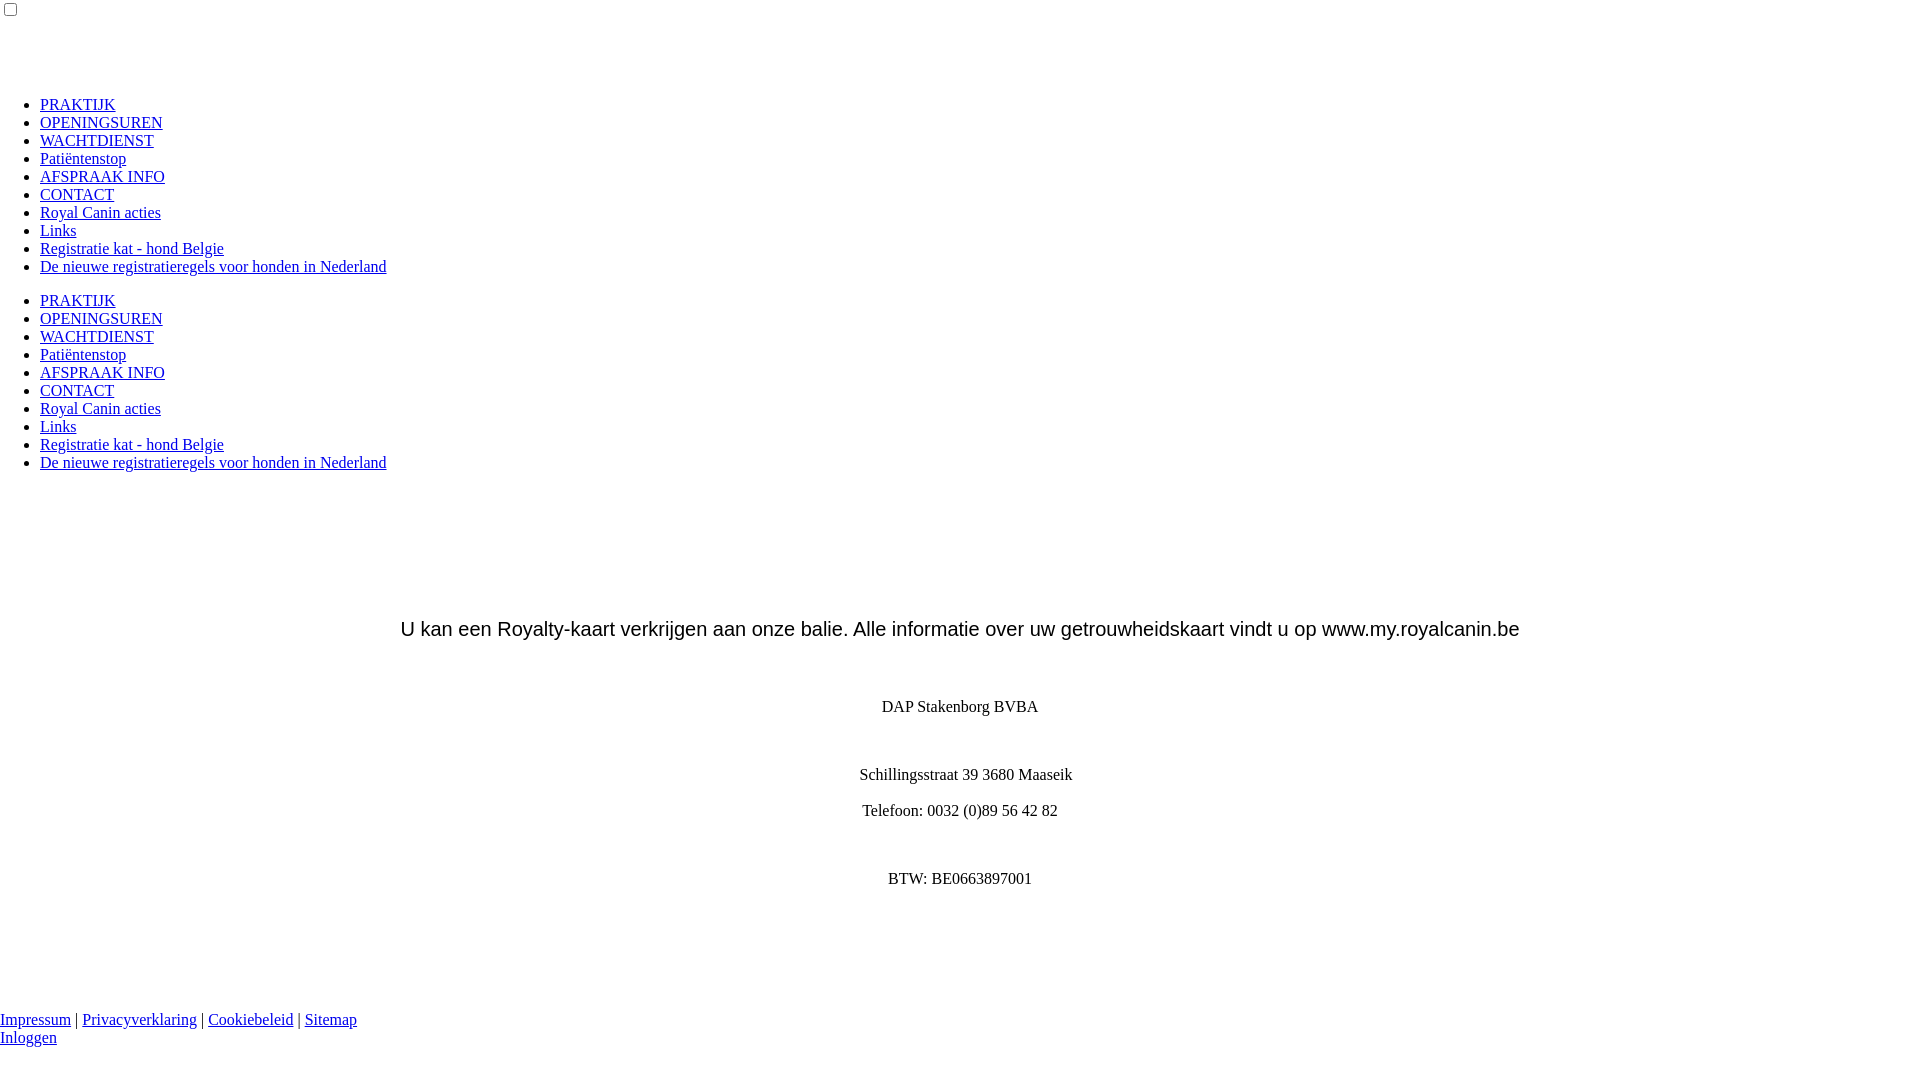 The width and height of the screenshot is (1920, 1080). Describe the element at coordinates (100, 122) in the screenshot. I see `'OPENINGSUREN'` at that location.